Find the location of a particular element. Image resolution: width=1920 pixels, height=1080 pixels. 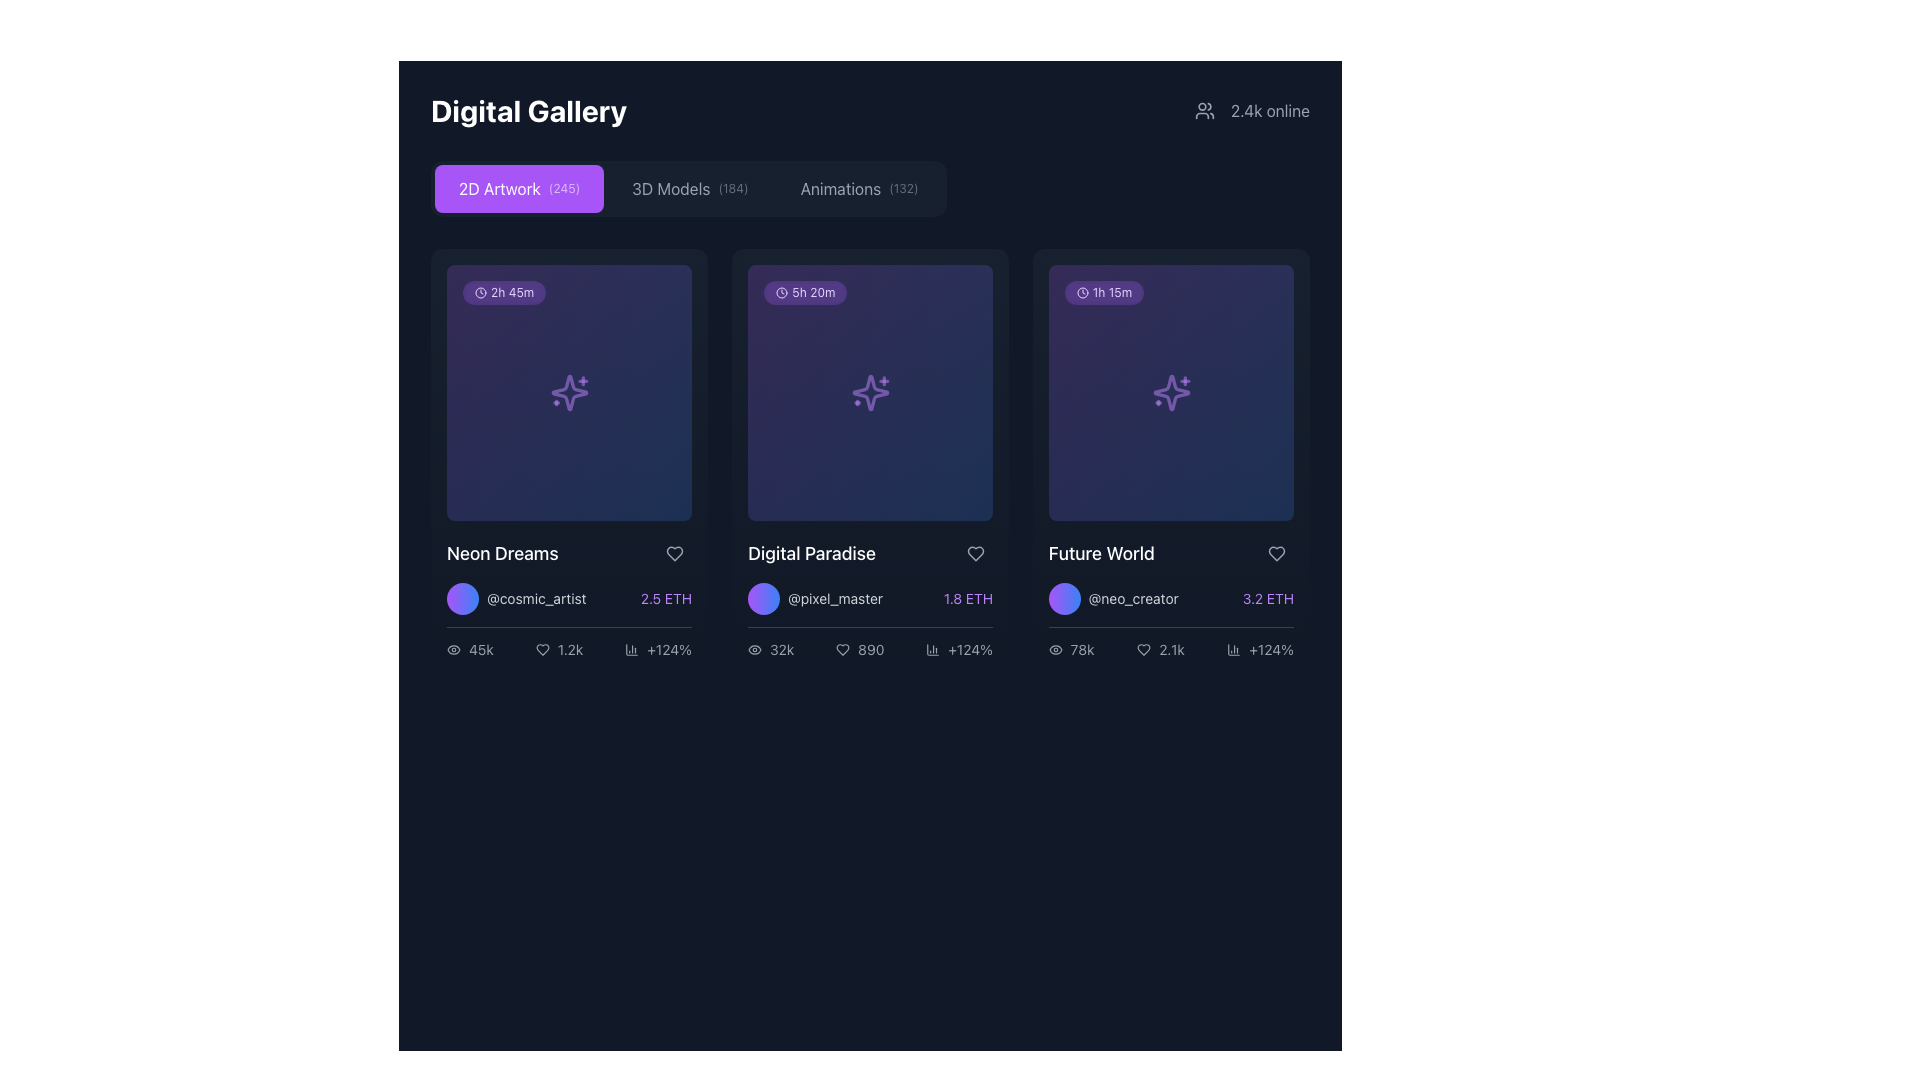

the performance metric label indicating a 124% increase, located in the bottom-right group of the 'Future World' card, to the right of a small chart icon is located at coordinates (1270, 650).